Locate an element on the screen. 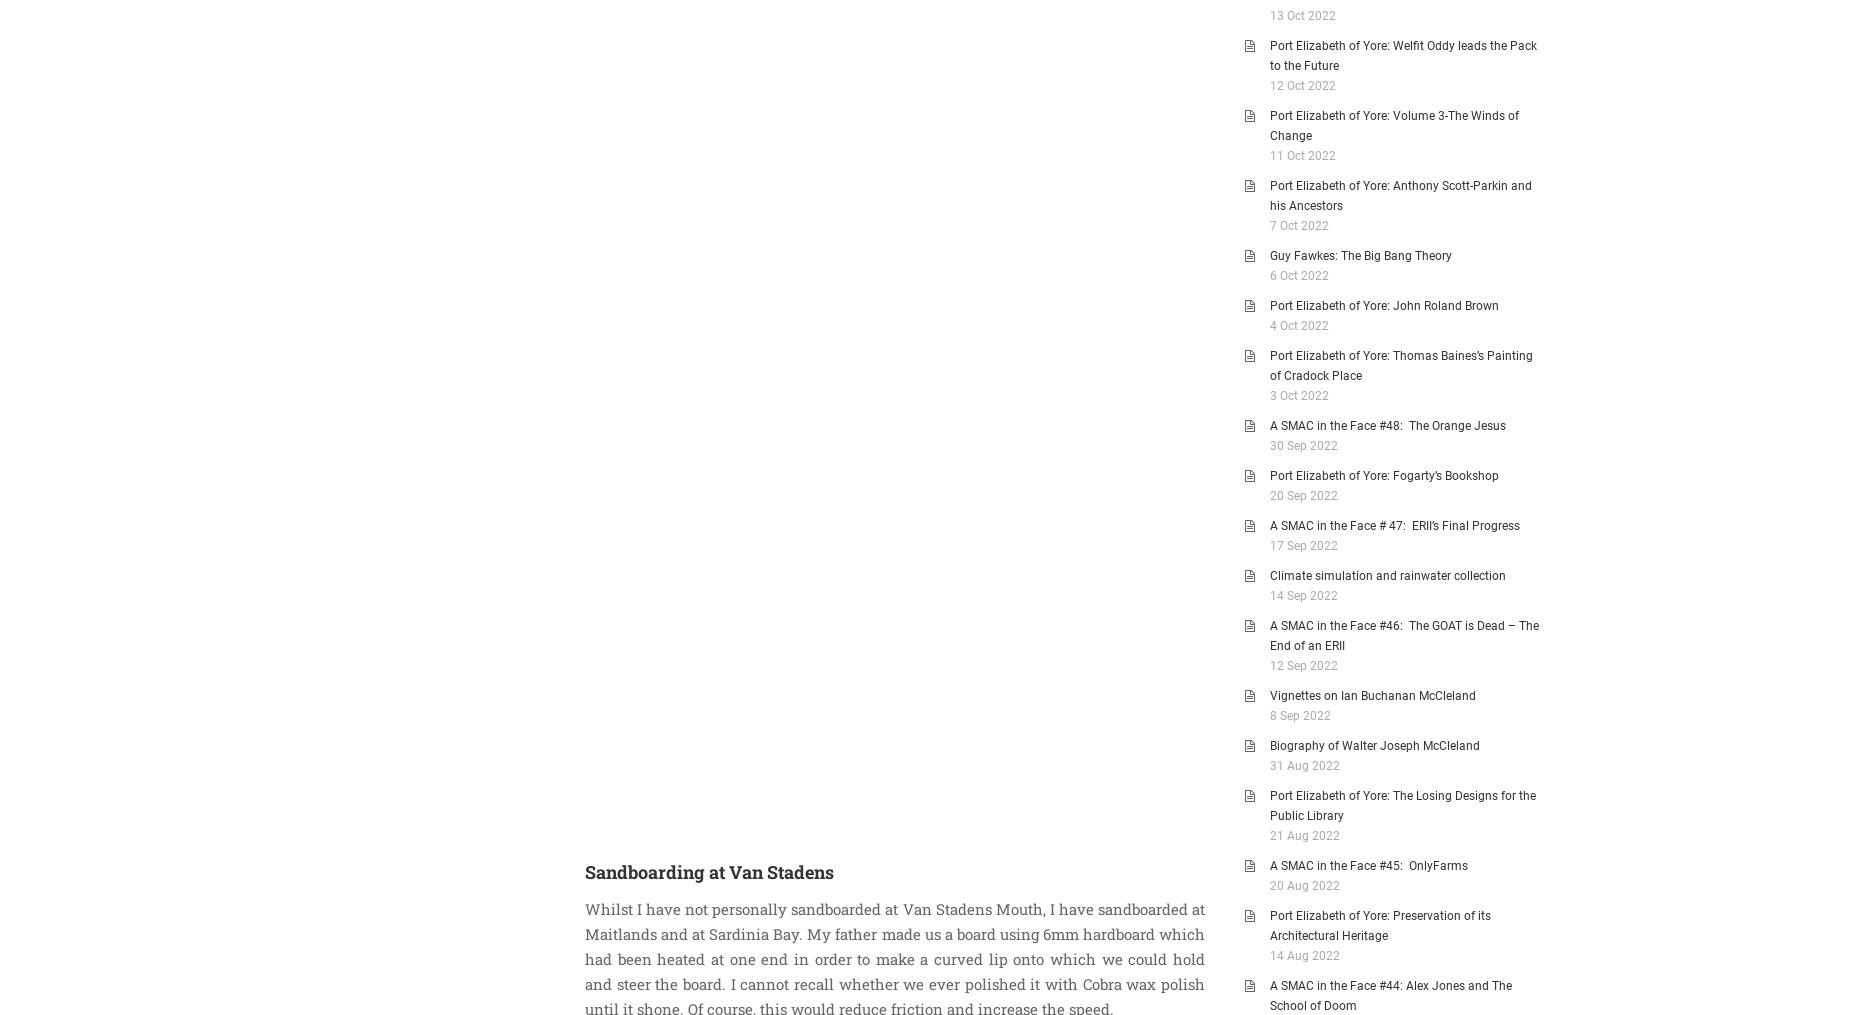 The image size is (1850, 1015). 'Port Elizabeth of Yore: Fogarty’s Bookshop' is located at coordinates (1383, 475).